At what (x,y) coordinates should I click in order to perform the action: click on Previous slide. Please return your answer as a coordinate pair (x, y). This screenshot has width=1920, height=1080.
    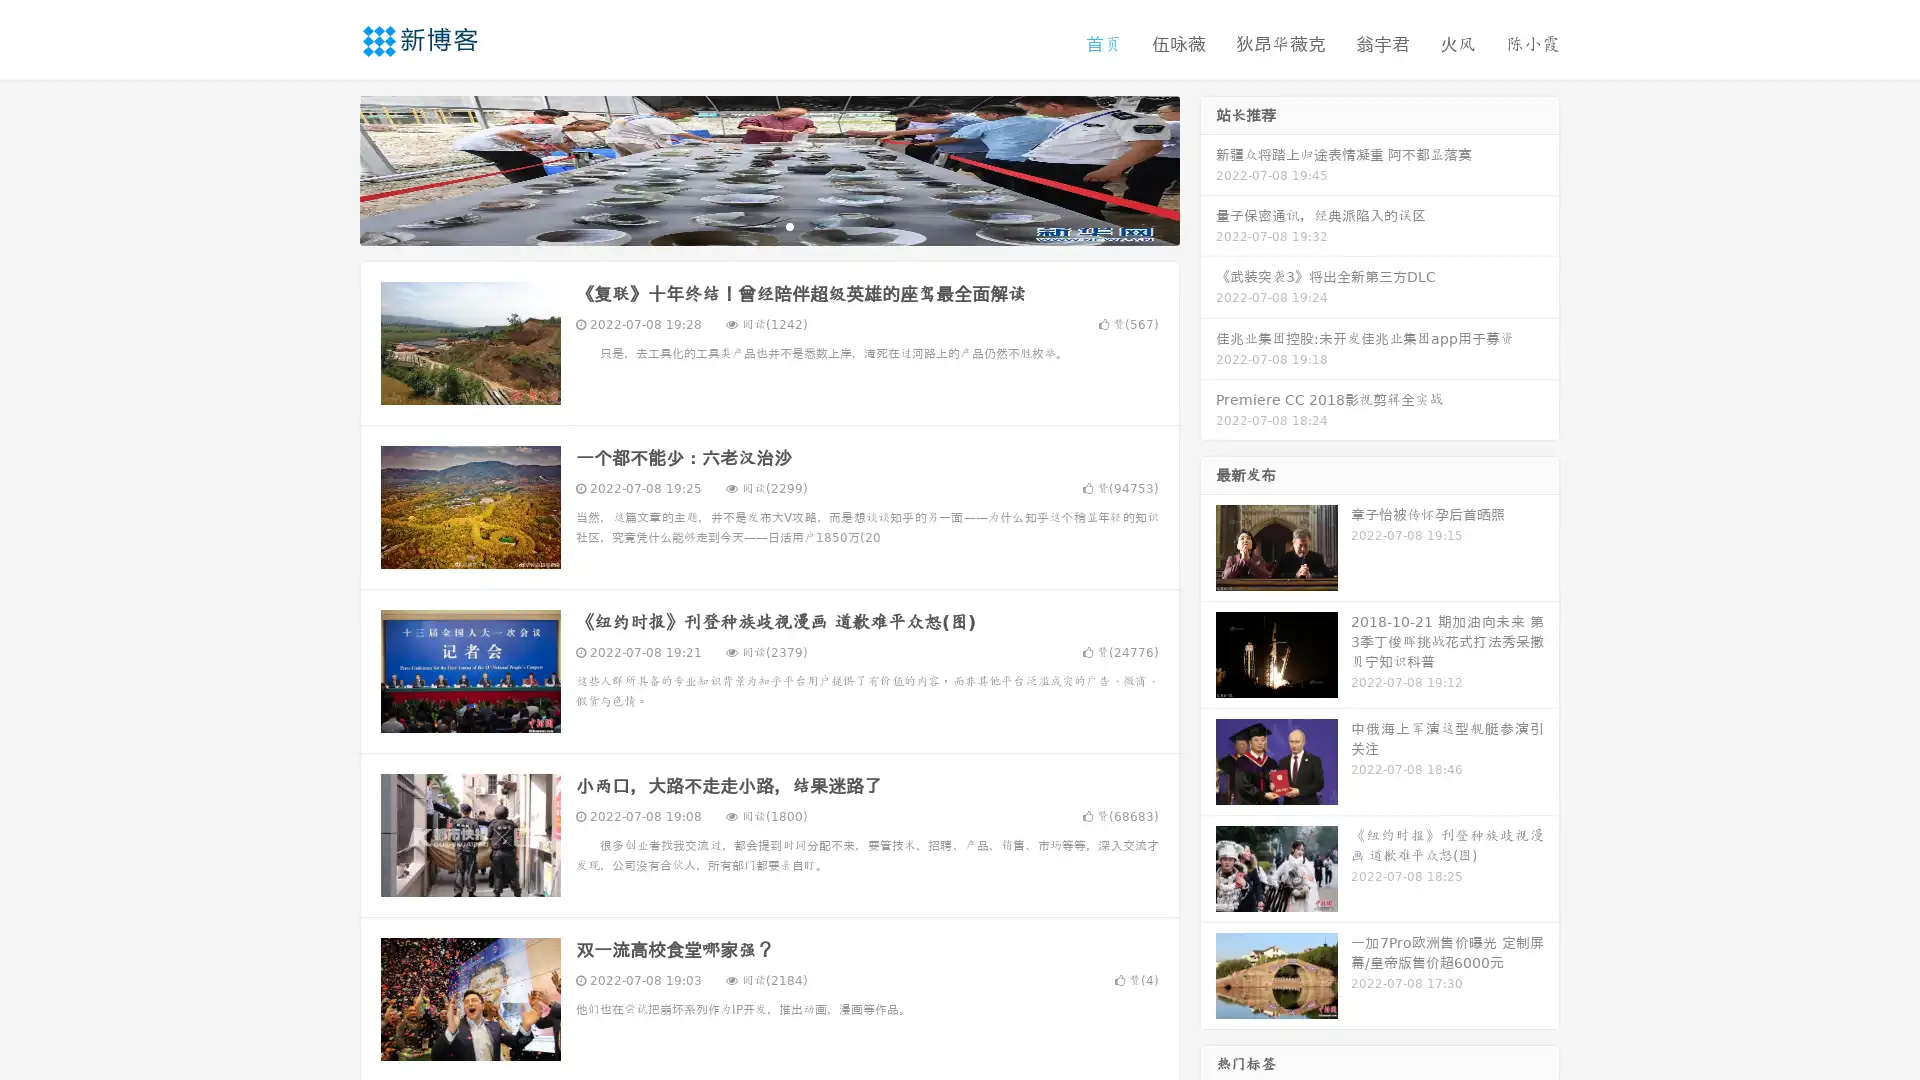
    Looking at the image, I should click on (330, 168).